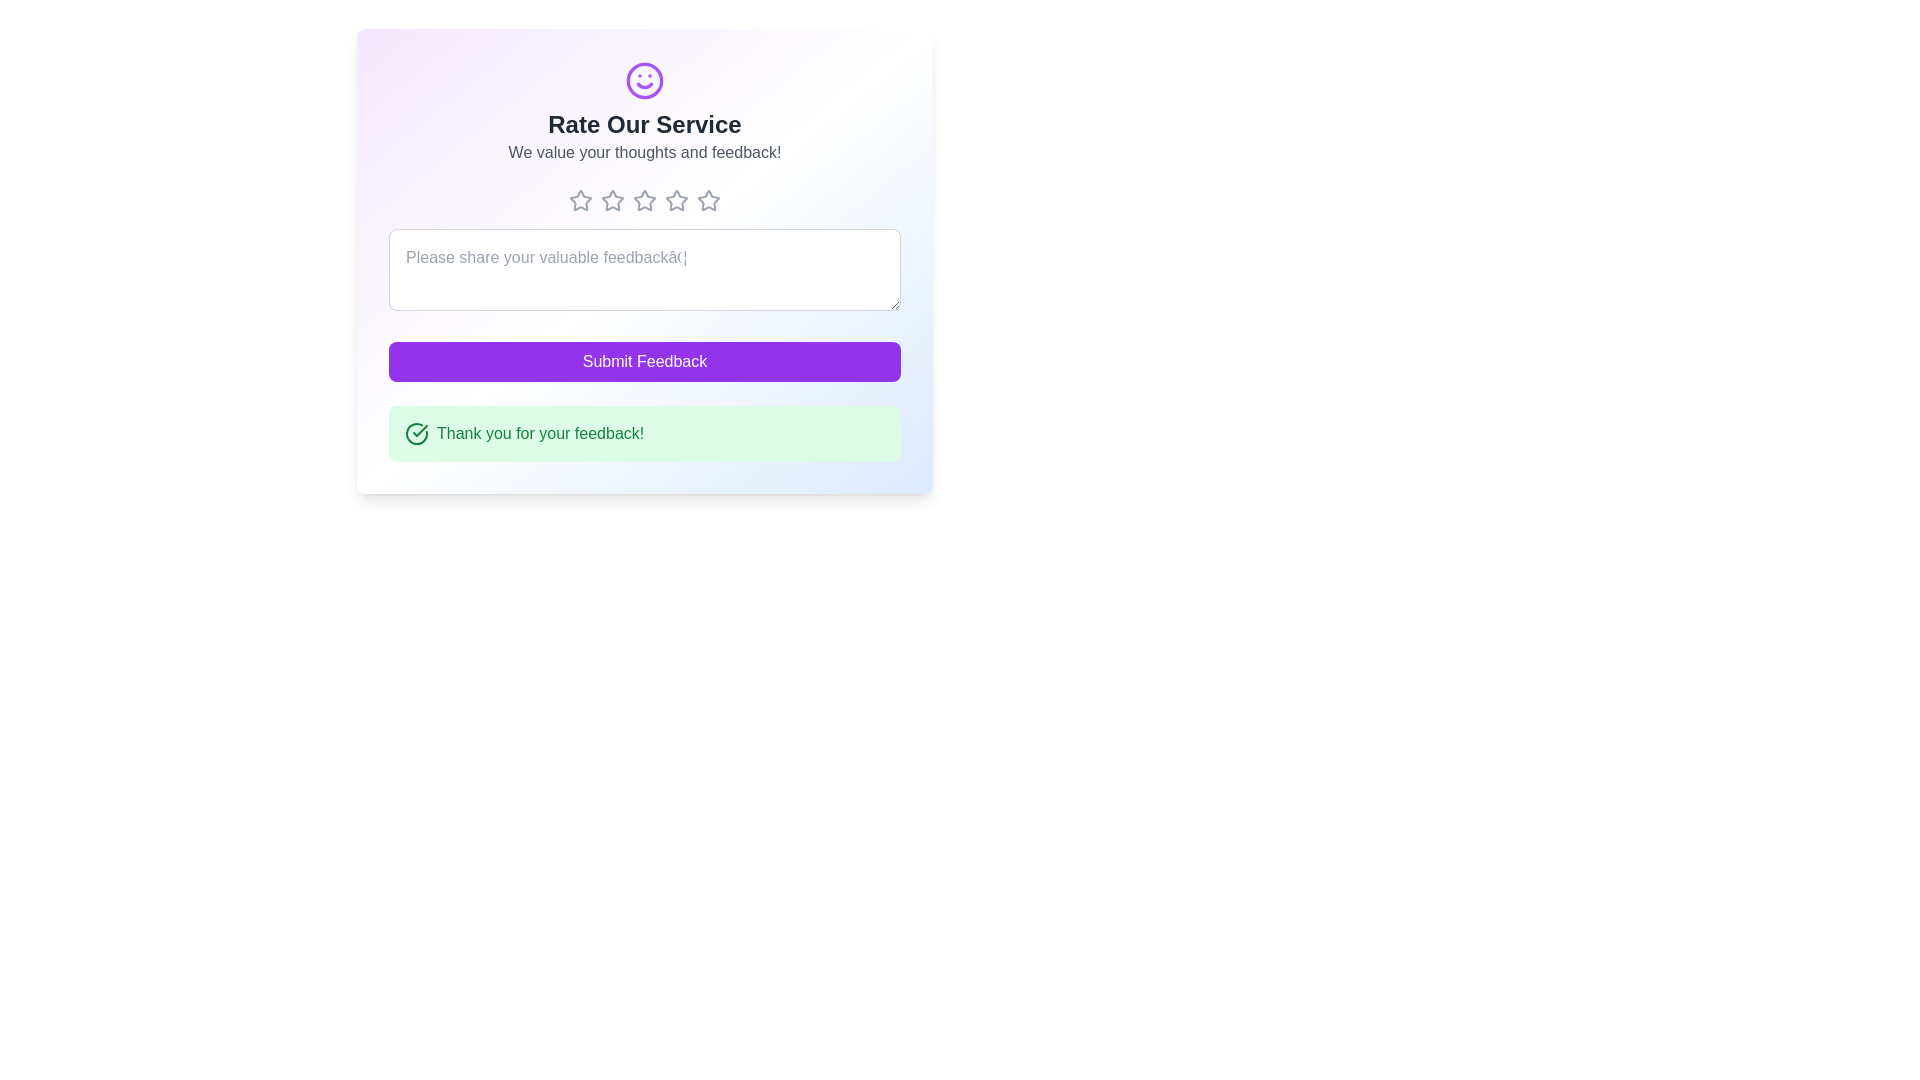  Describe the element at coordinates (644, 200) in the screenshot. I see `the interactive rating star icons located beneath the feedback prompt to rate` at that location.